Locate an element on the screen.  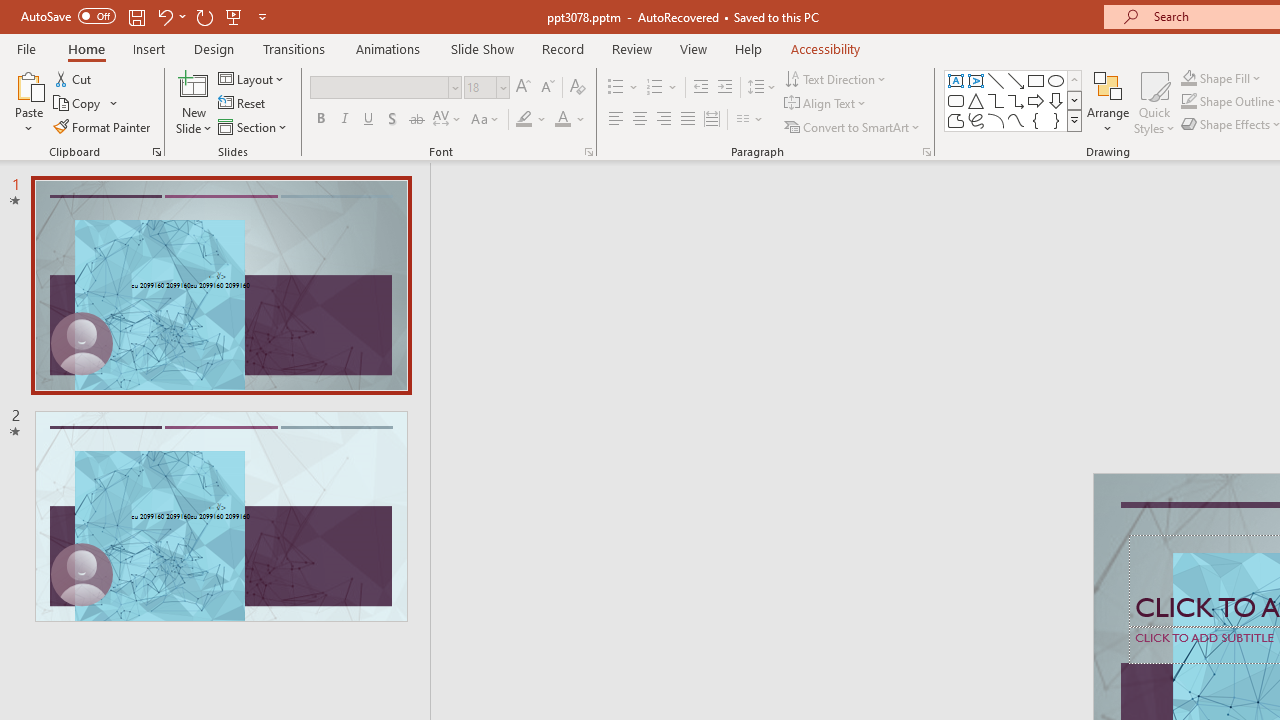
'Convert to SmartArt' is located at coordinates (853, 127).